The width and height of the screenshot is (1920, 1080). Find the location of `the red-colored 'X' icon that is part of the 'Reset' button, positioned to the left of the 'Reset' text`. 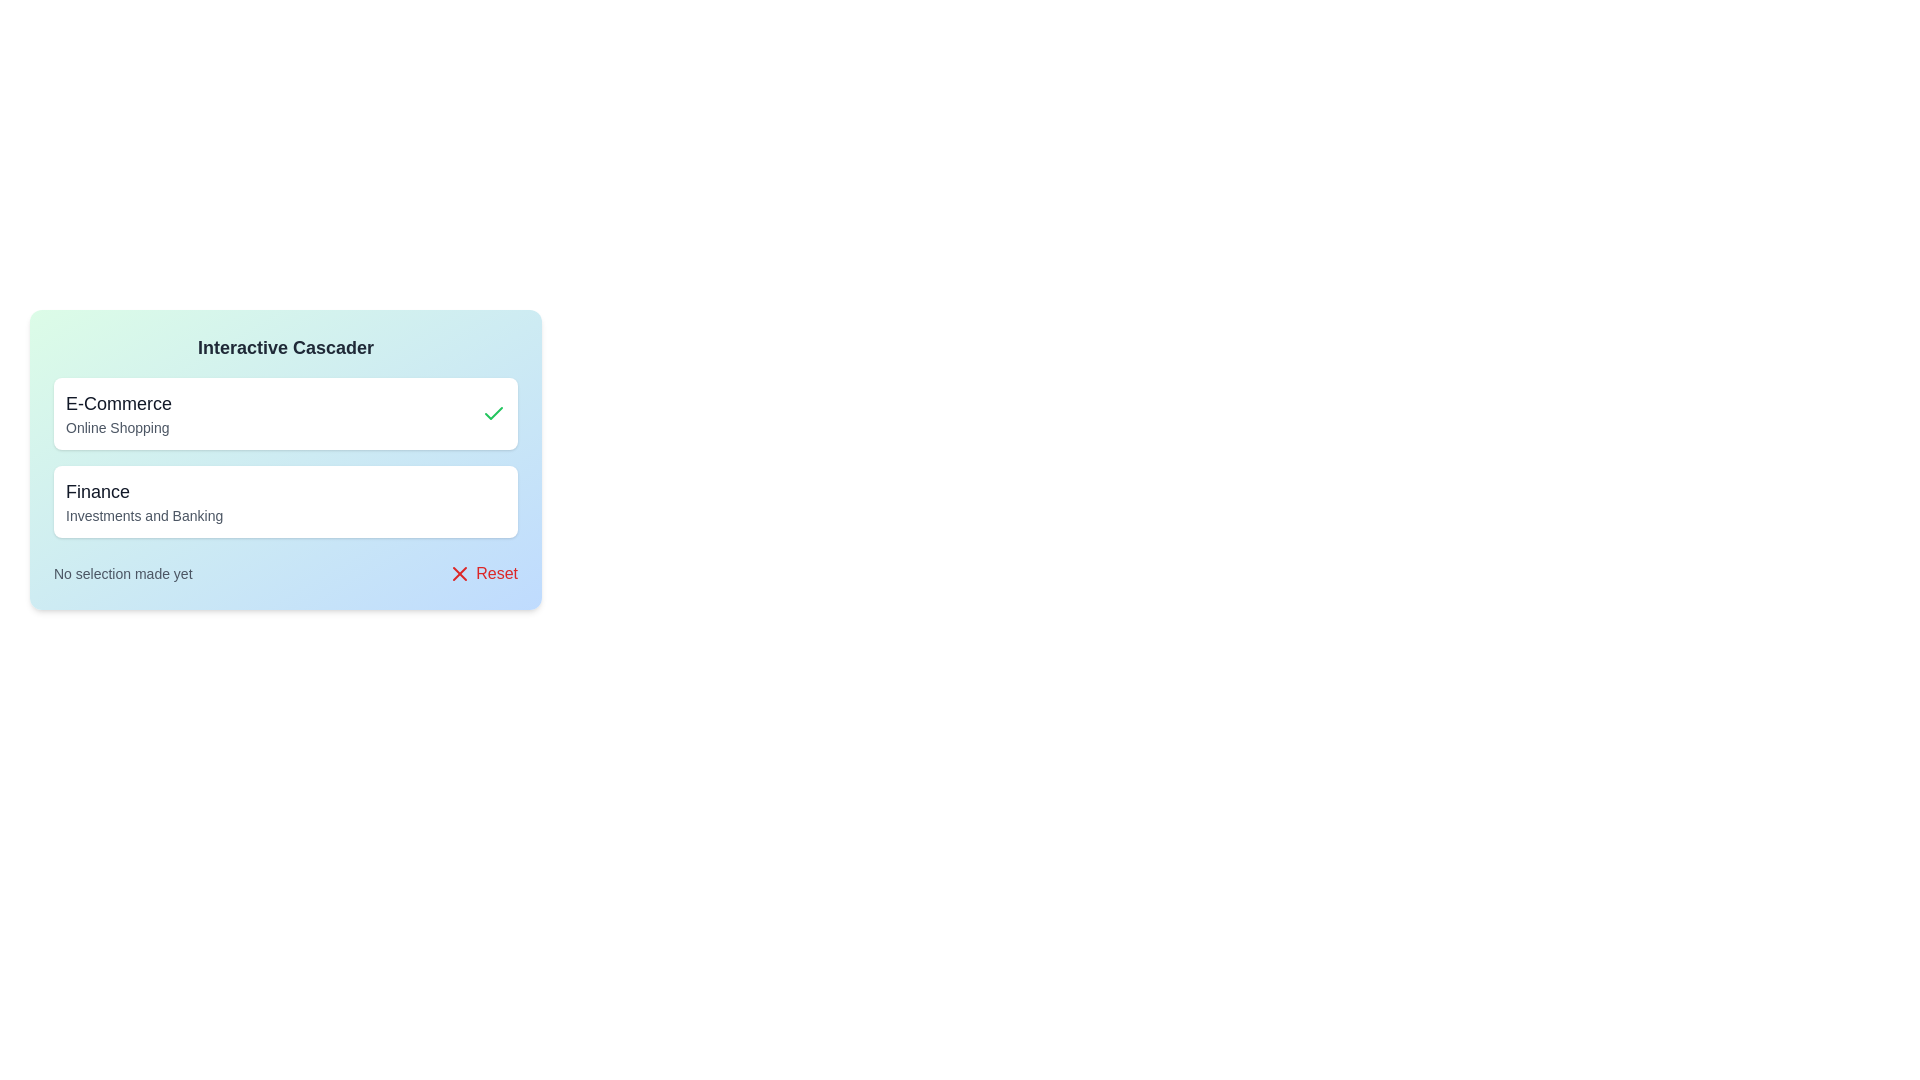

the red-colored 'X' icon that is part of the 'Reset' button, positioned to the left of the 'Reset' text is located at coordinates (459, 574).